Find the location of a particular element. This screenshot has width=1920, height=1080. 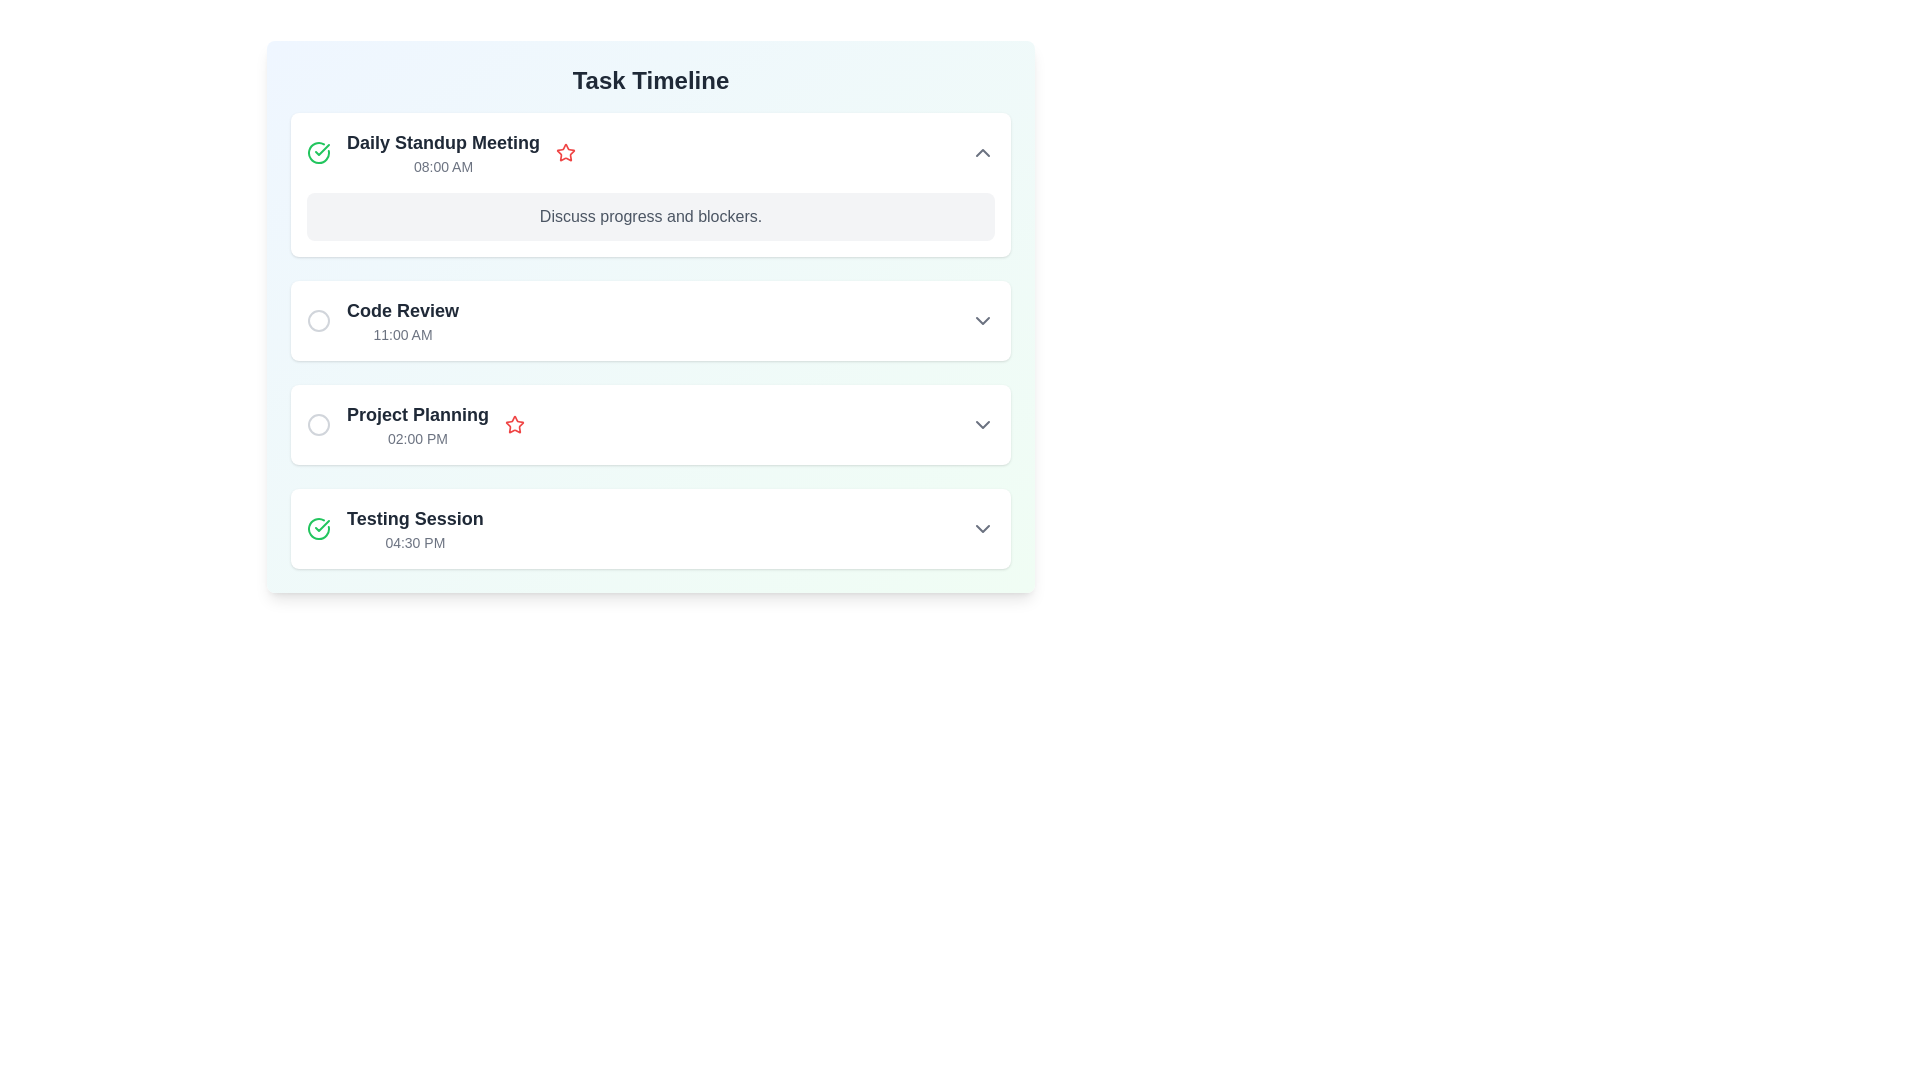

the 'Code Review' task entry in the Task Timeline interface is located at coordinates (651, 319).